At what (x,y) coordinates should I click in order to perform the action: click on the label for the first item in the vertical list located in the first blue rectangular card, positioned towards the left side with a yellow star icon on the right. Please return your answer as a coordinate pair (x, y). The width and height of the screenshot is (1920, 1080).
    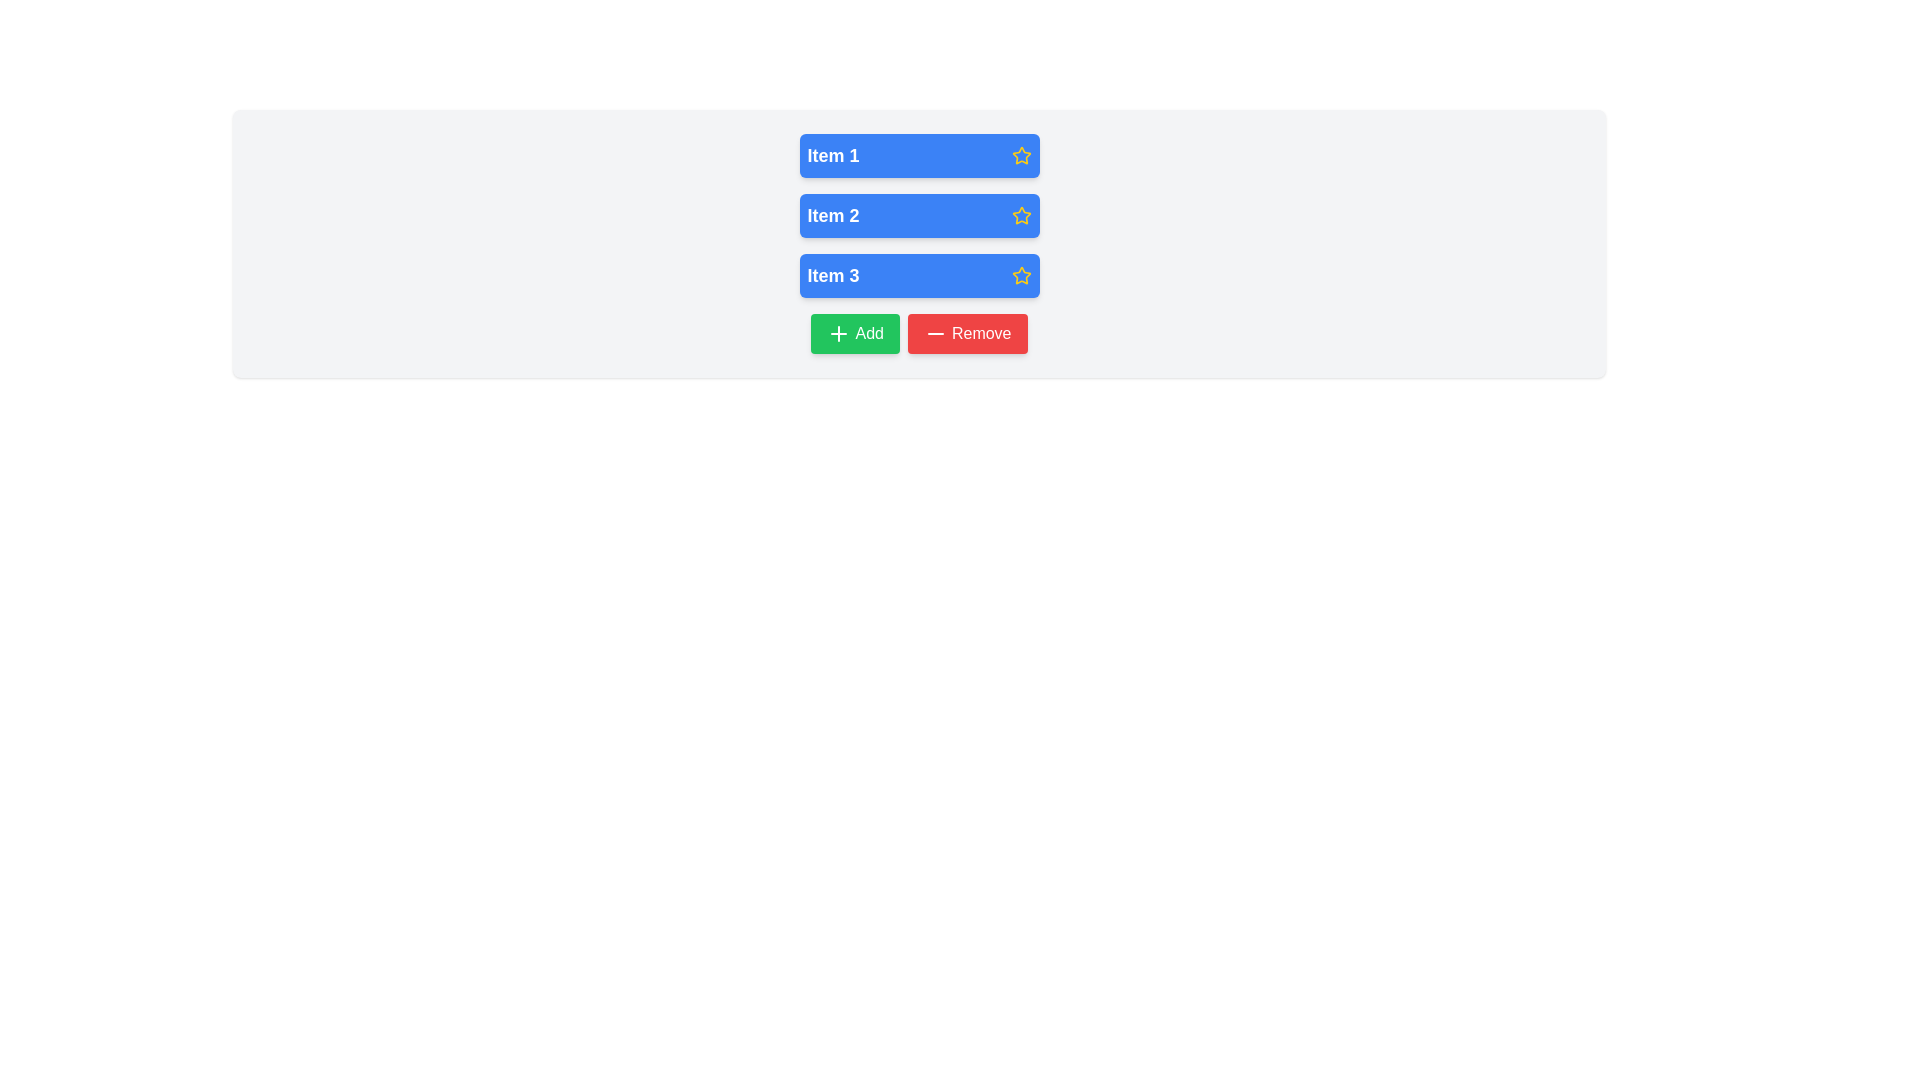
    Looking at the image, I should click on (833, 154).